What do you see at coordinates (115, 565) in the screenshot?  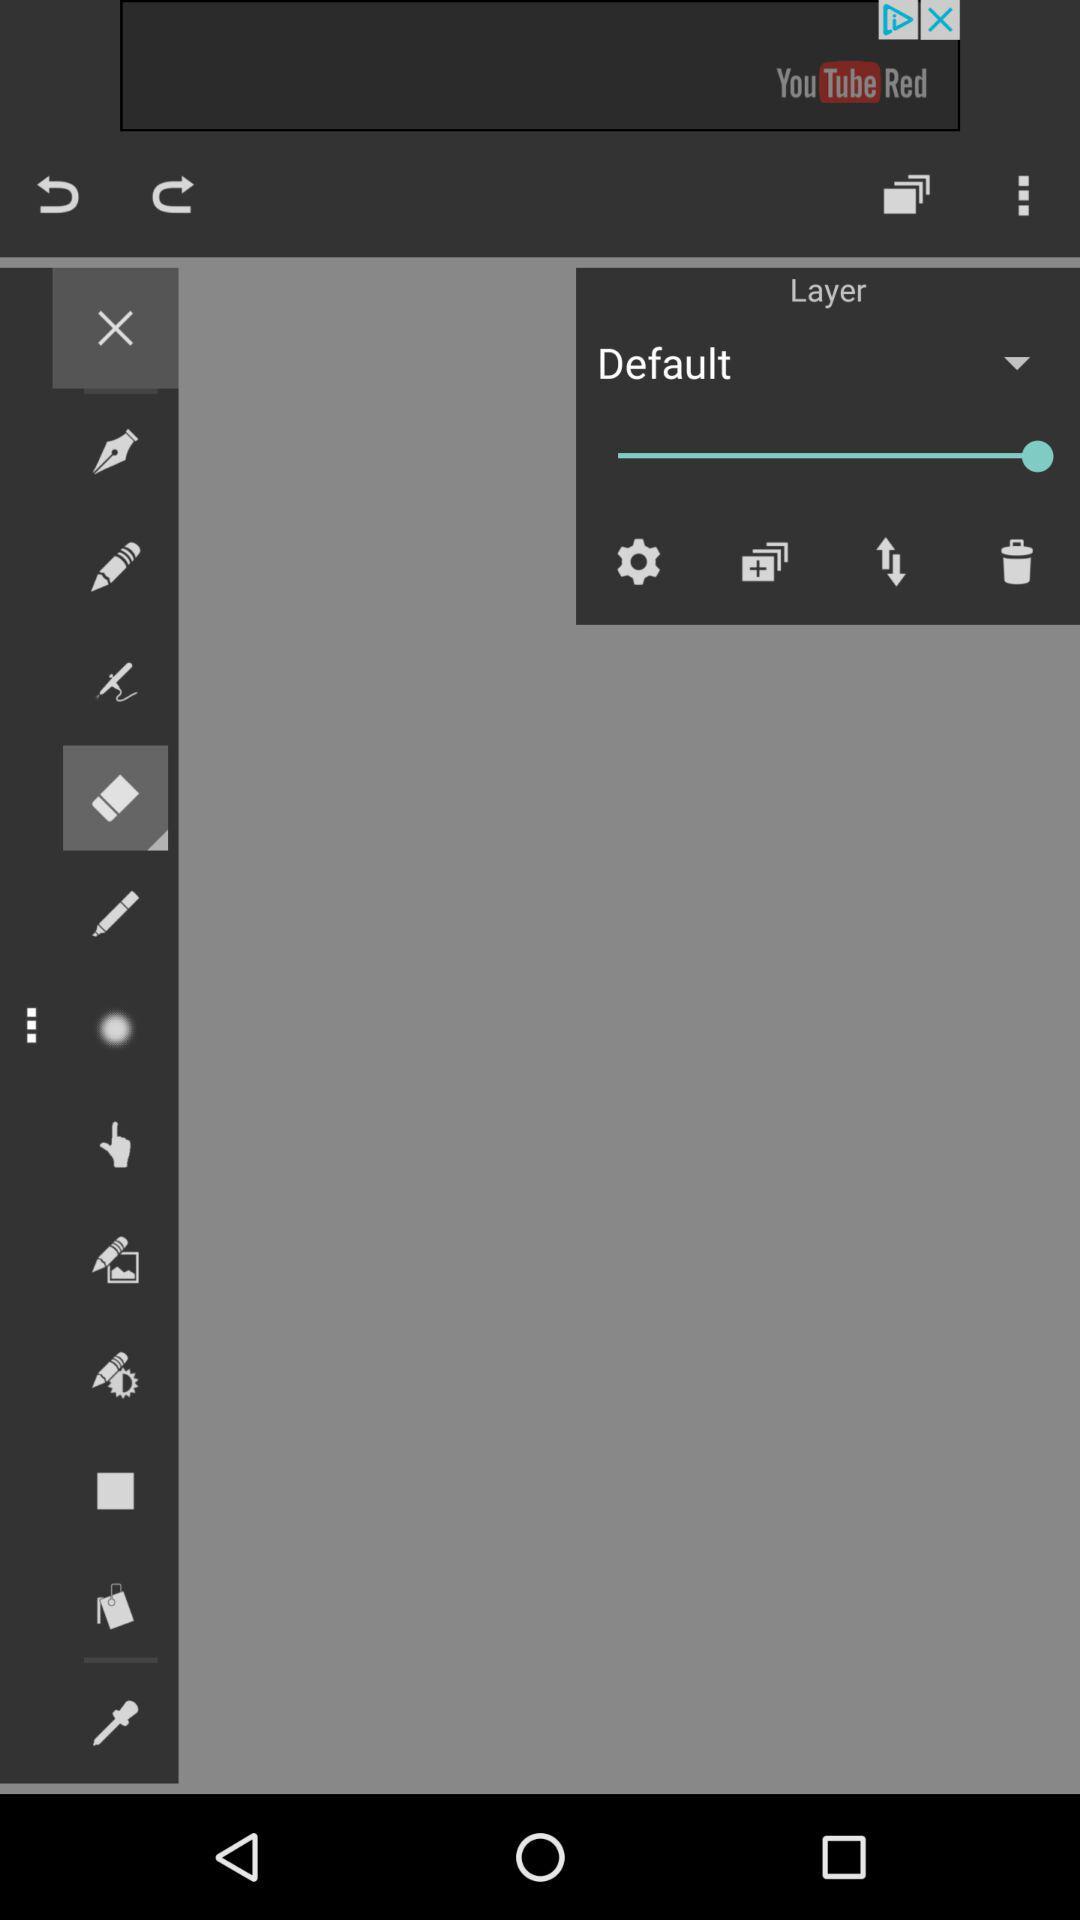 I see `the edit icon` at bounding box center [115, 565].